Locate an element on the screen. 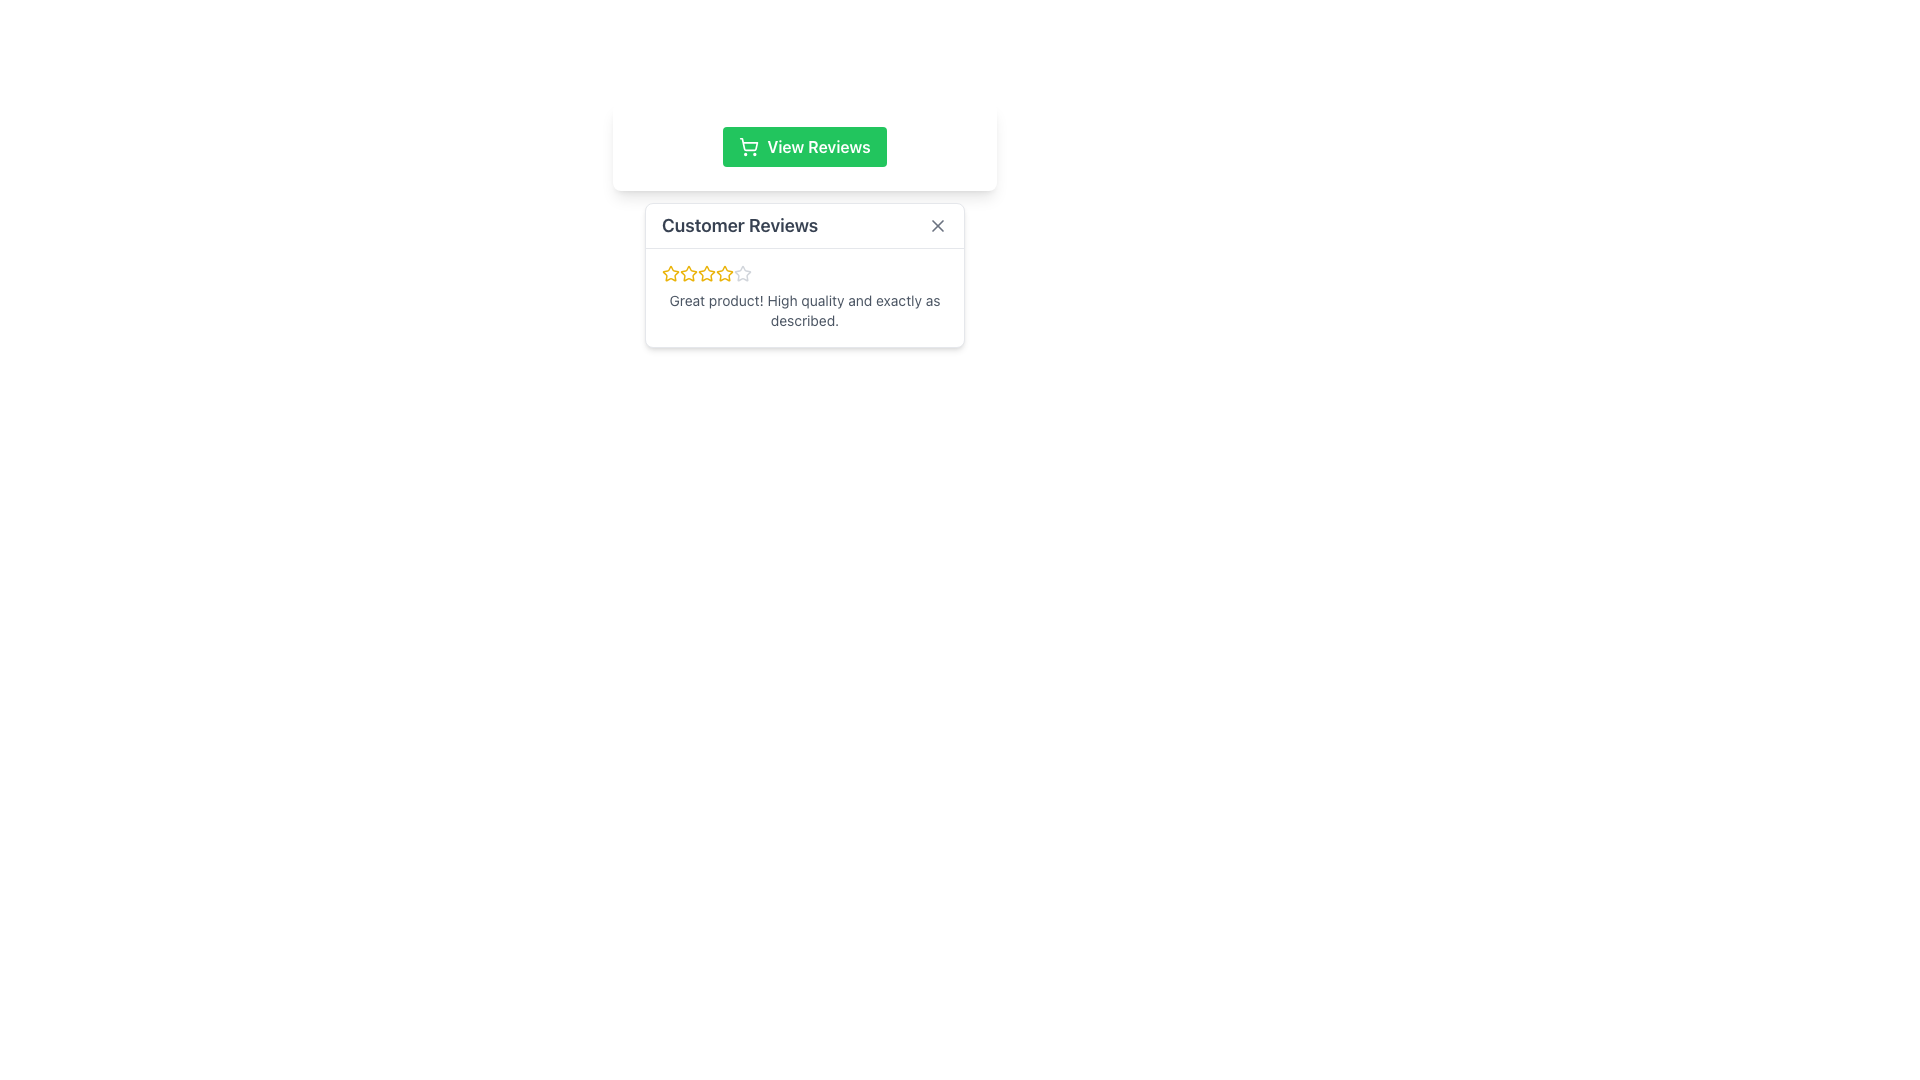 This screenshot has height=1080, width=1920. the first star icon in the rating interface under the 'Customer Reviews' section is located at coordinates (671, 273).